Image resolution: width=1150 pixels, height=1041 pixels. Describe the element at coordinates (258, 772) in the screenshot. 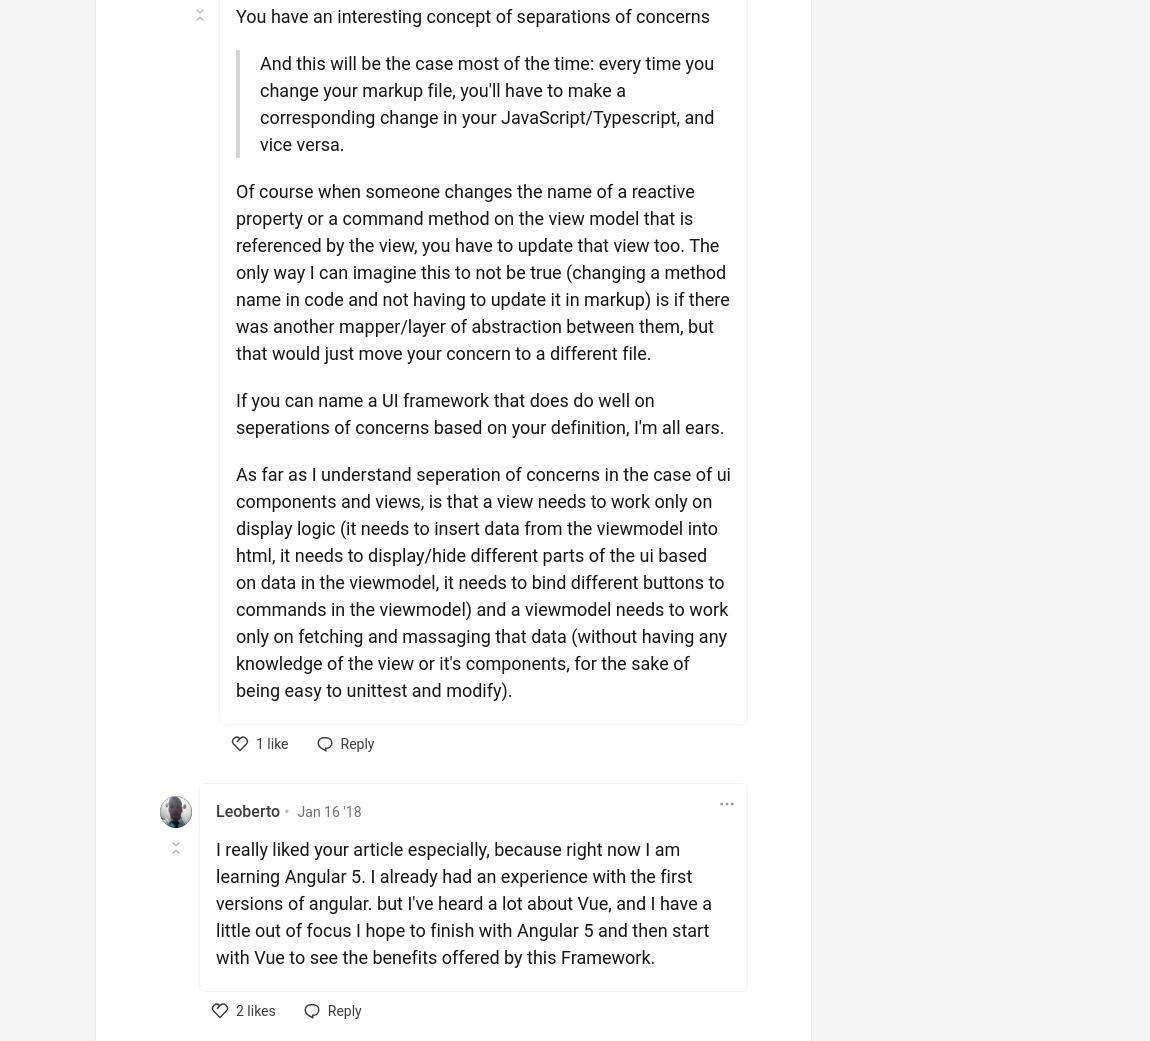

I see `'Like'` at that location.